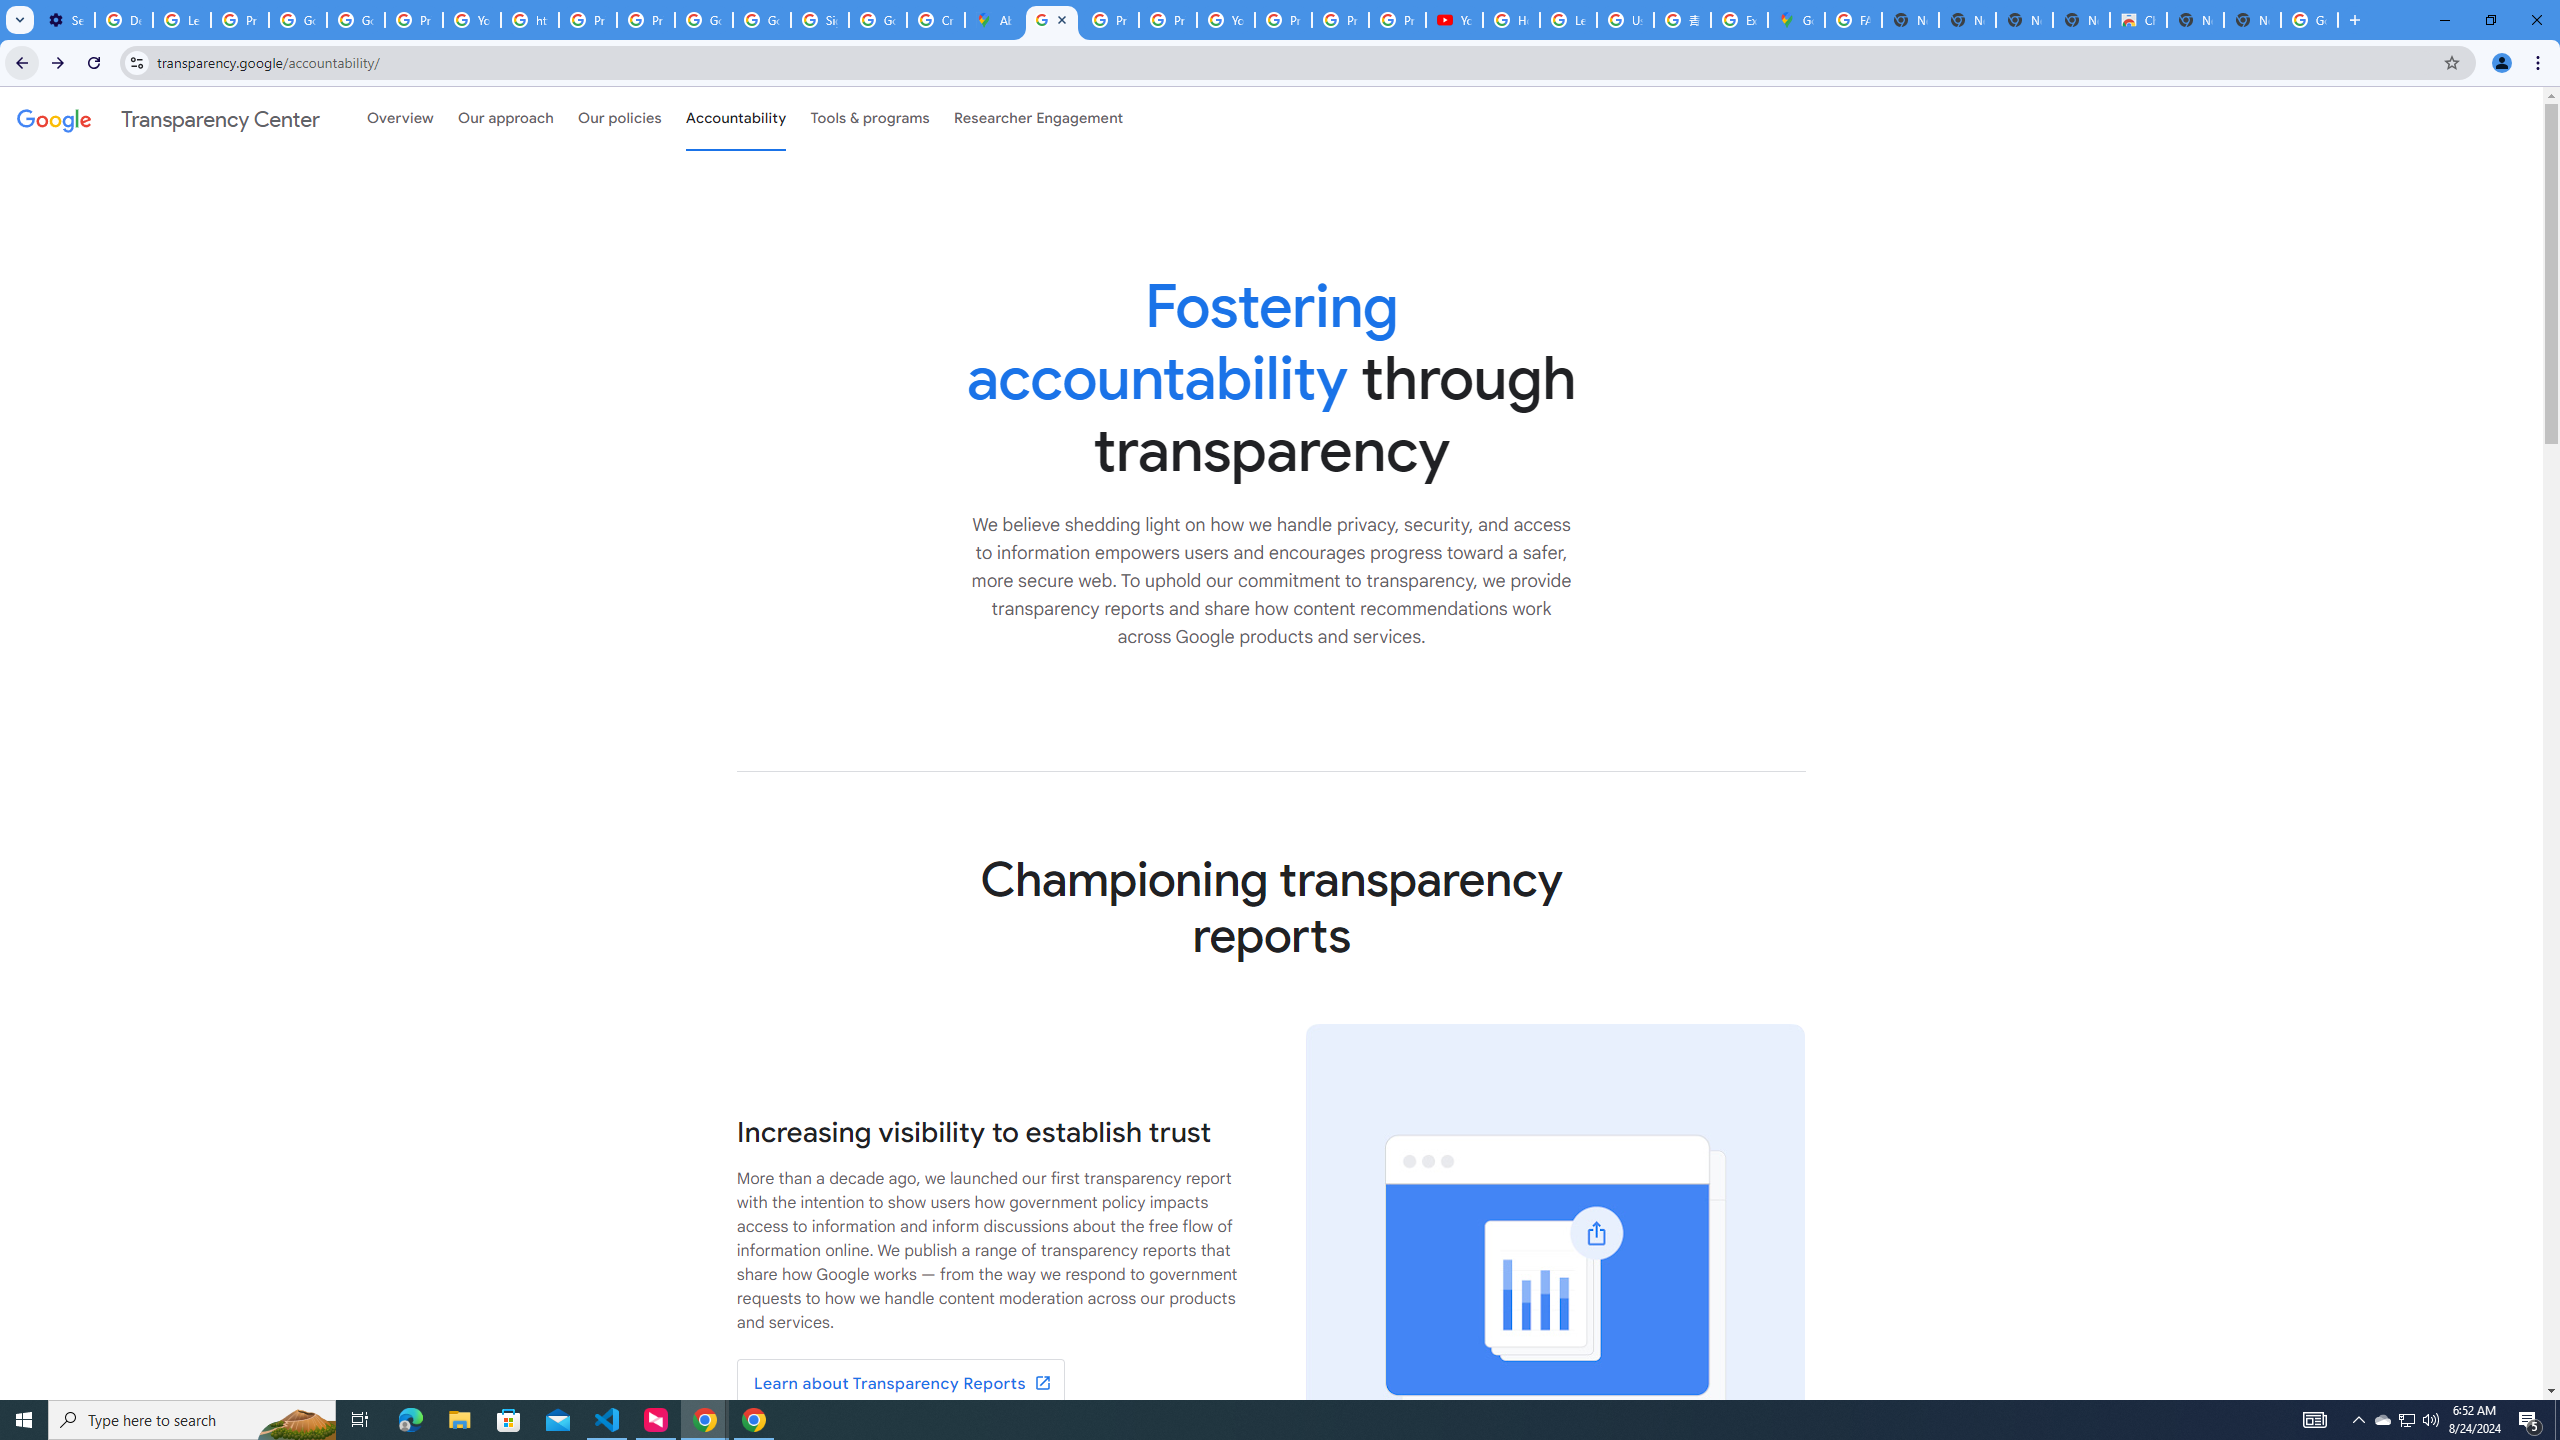 The height and width of the screenshot is (1440, 2560). What do you see at coordinates (869, 118) in the screenshot?
I see `'Tools & programs'` at bounding box center [869, 118].